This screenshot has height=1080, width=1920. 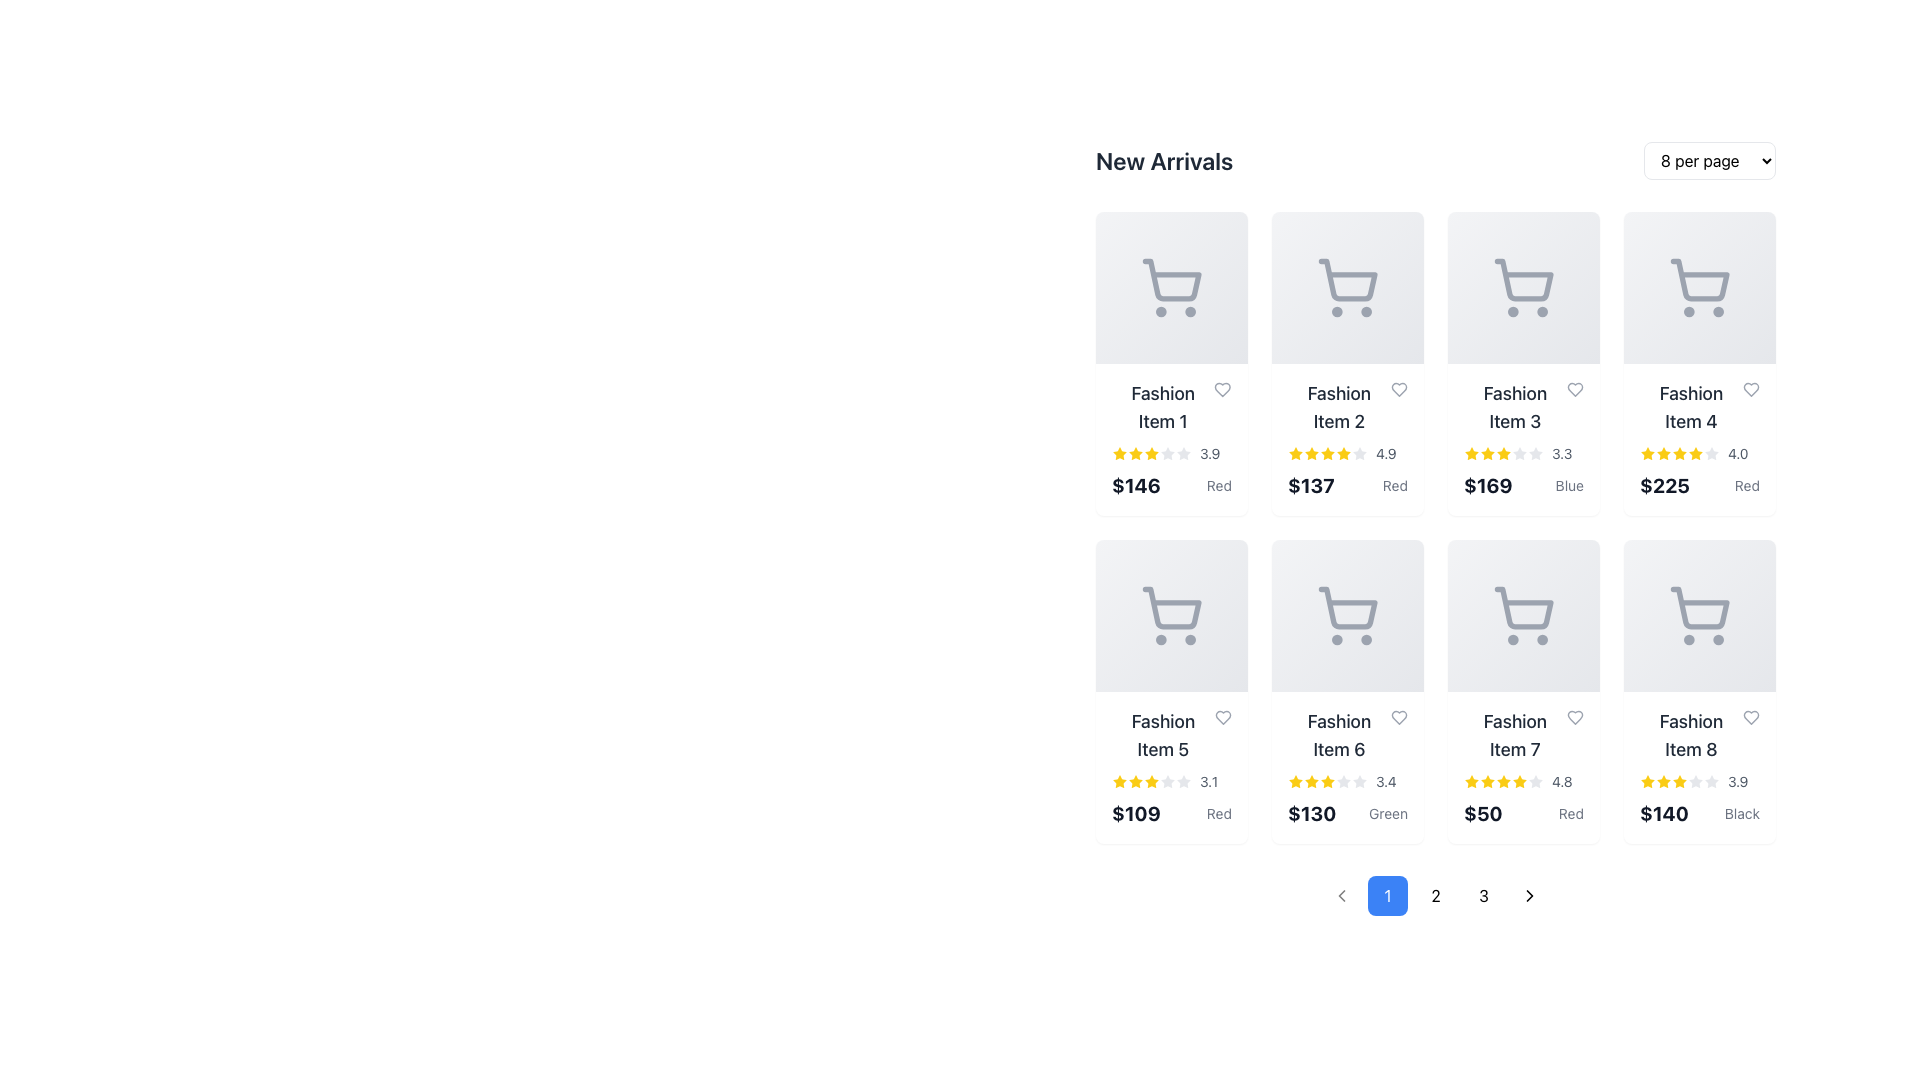 I want to click on the rating star icon located in the 'Fashion Item 8' card in the 'New Arrivals' grid to interact with the rating system, so click(x=1646, y=779).